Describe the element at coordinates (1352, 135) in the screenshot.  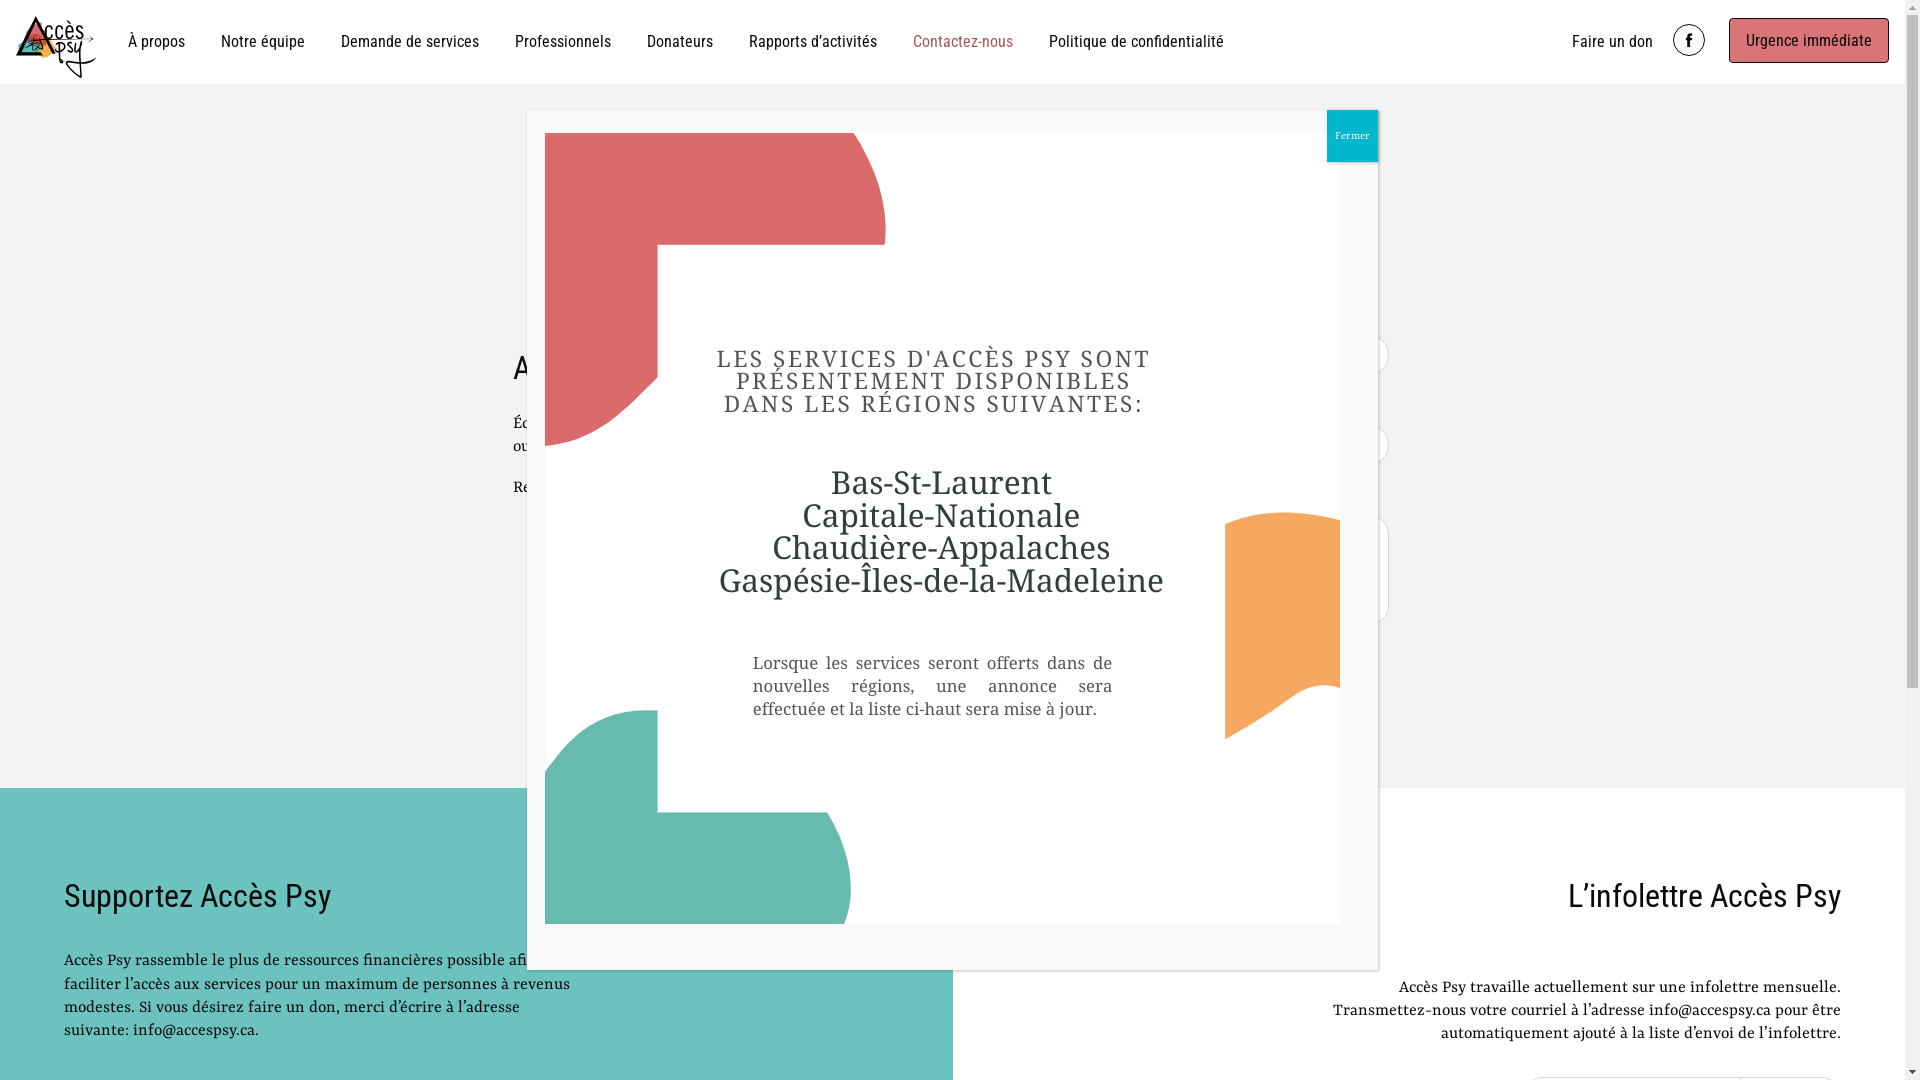
I see `'Fermer'` at that location.